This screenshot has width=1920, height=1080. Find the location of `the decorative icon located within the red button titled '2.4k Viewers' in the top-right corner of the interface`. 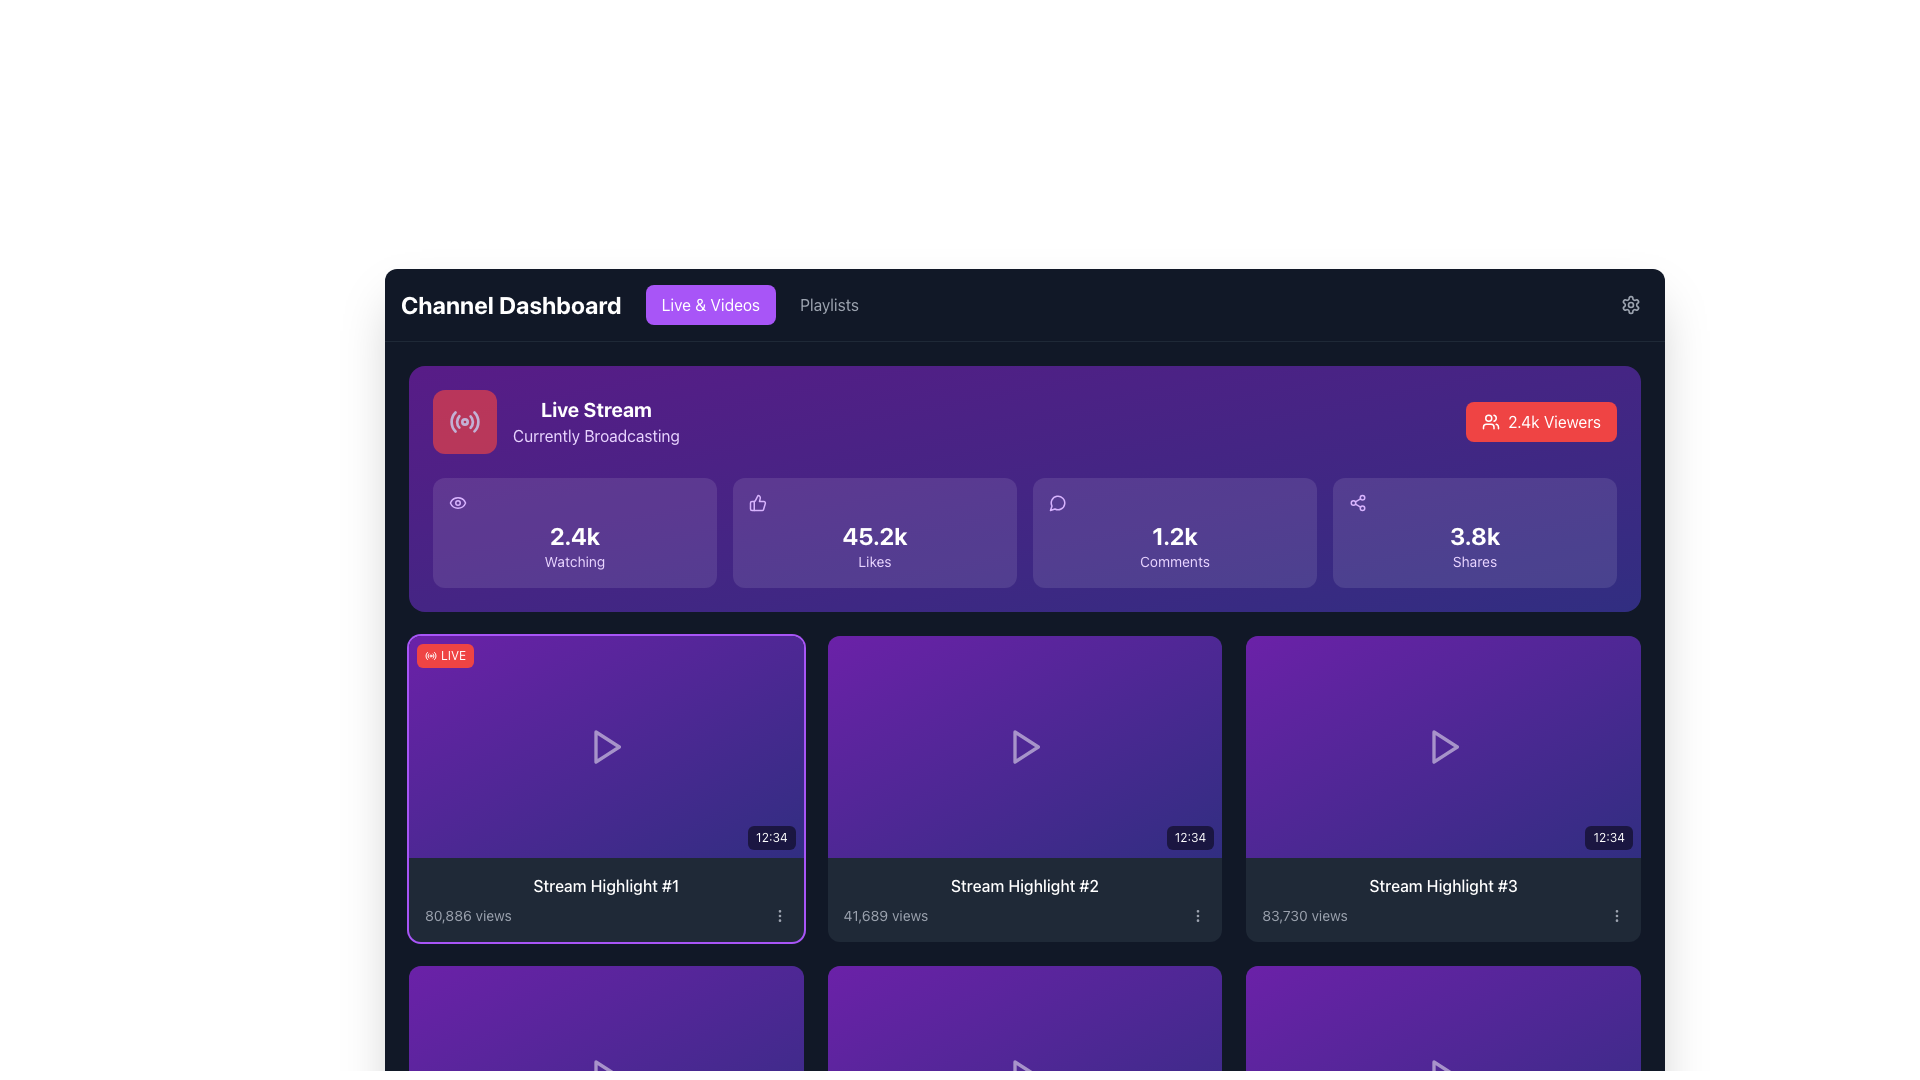

the decorative icon located within the red button titled '2.4k Viewers' in the top-right corner of the interface is located at coordinates (1491, 420).